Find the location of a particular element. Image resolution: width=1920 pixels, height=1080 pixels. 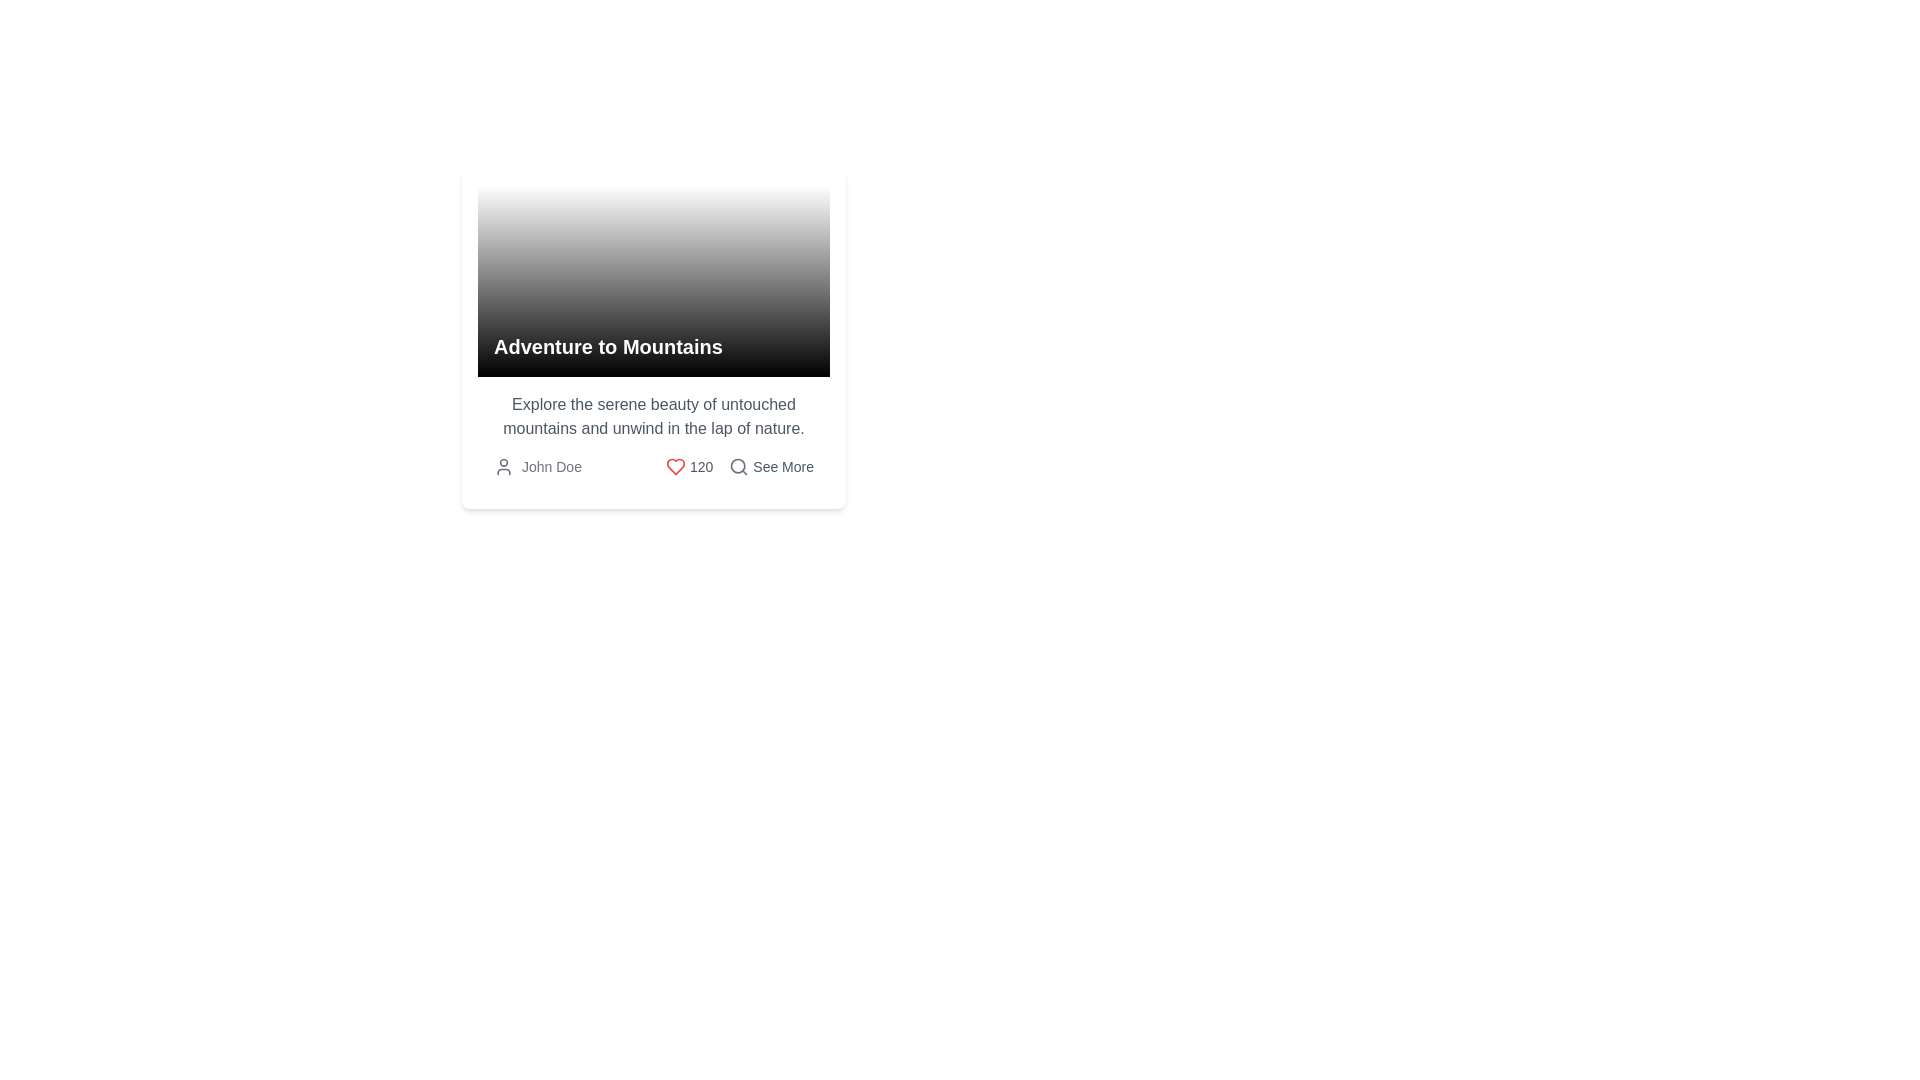

the button-like element that features a magnifying glass icon and the text 'See More', located at the bottom-right corner of the card is located at coordinates (770, 466).